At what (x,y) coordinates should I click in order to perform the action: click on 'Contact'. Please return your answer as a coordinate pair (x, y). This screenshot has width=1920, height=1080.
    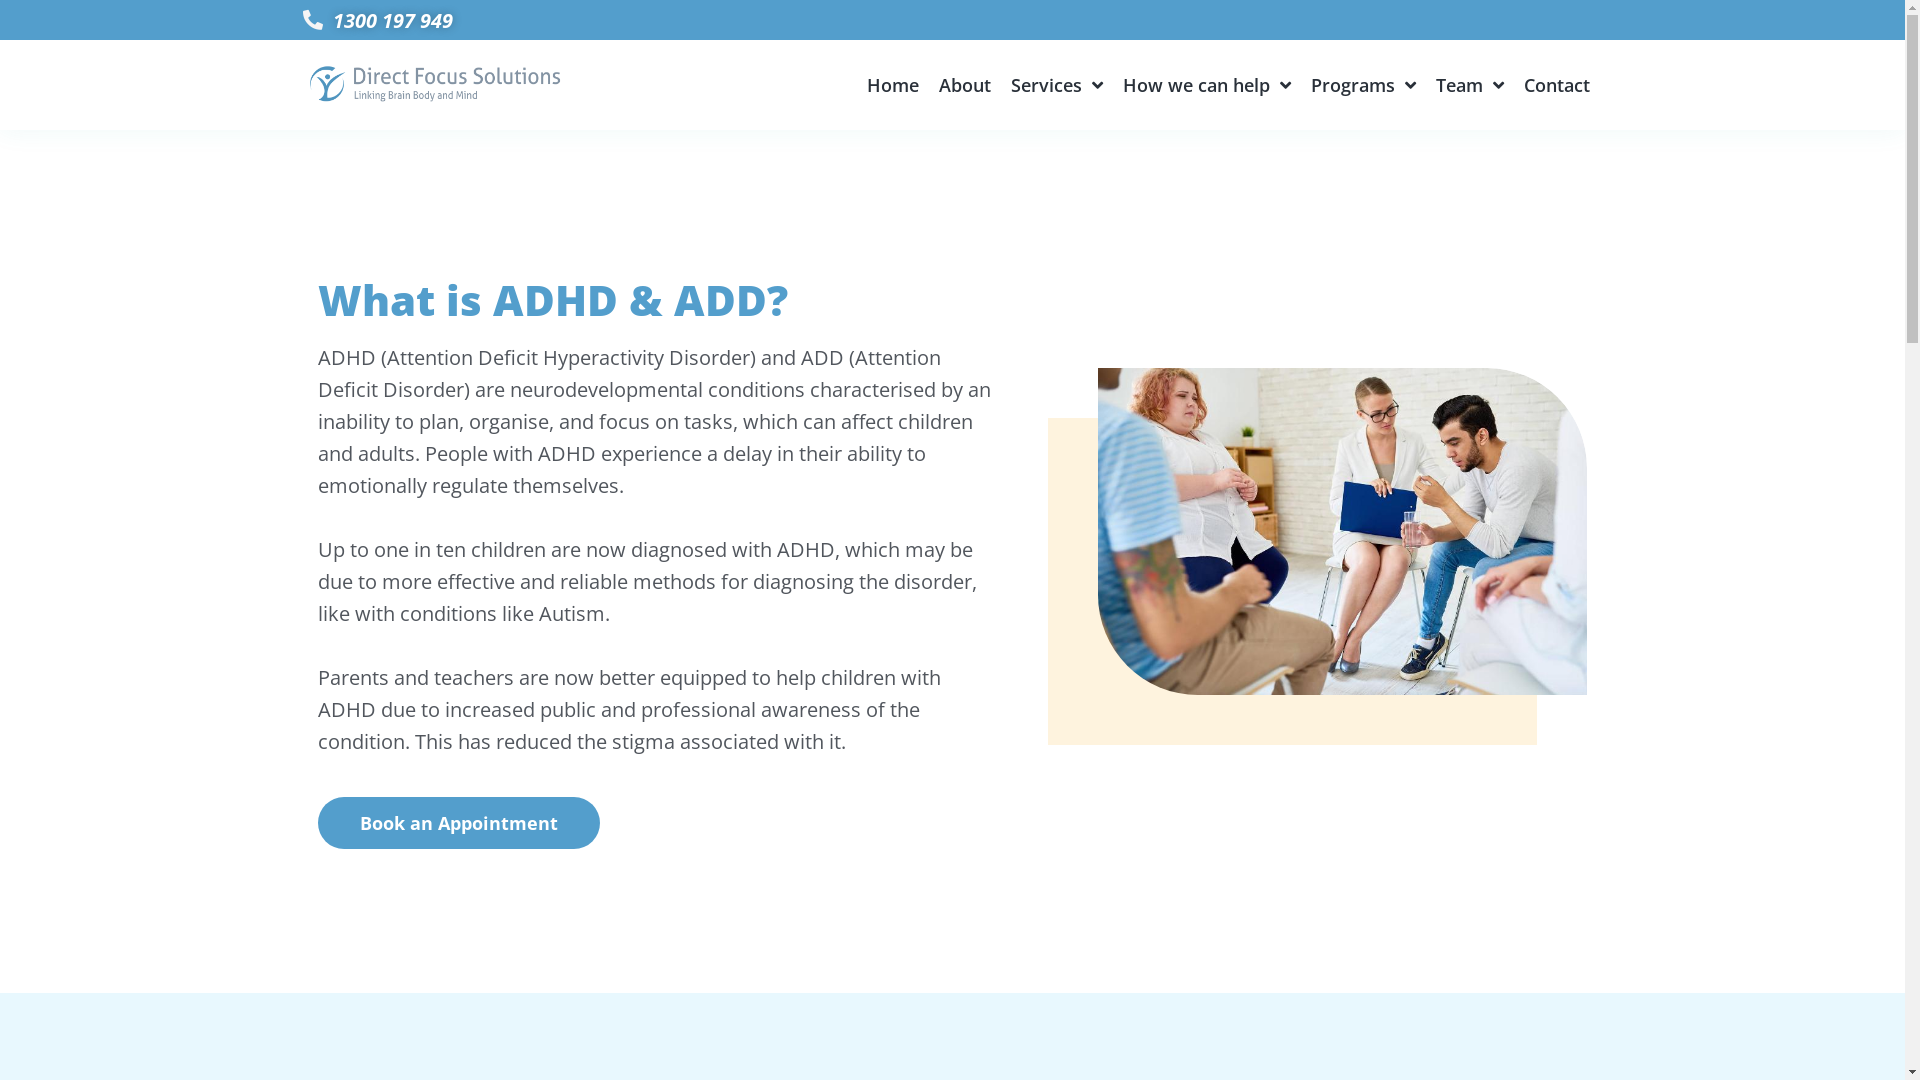
    Looking at the image, I should click on (1555, 83).